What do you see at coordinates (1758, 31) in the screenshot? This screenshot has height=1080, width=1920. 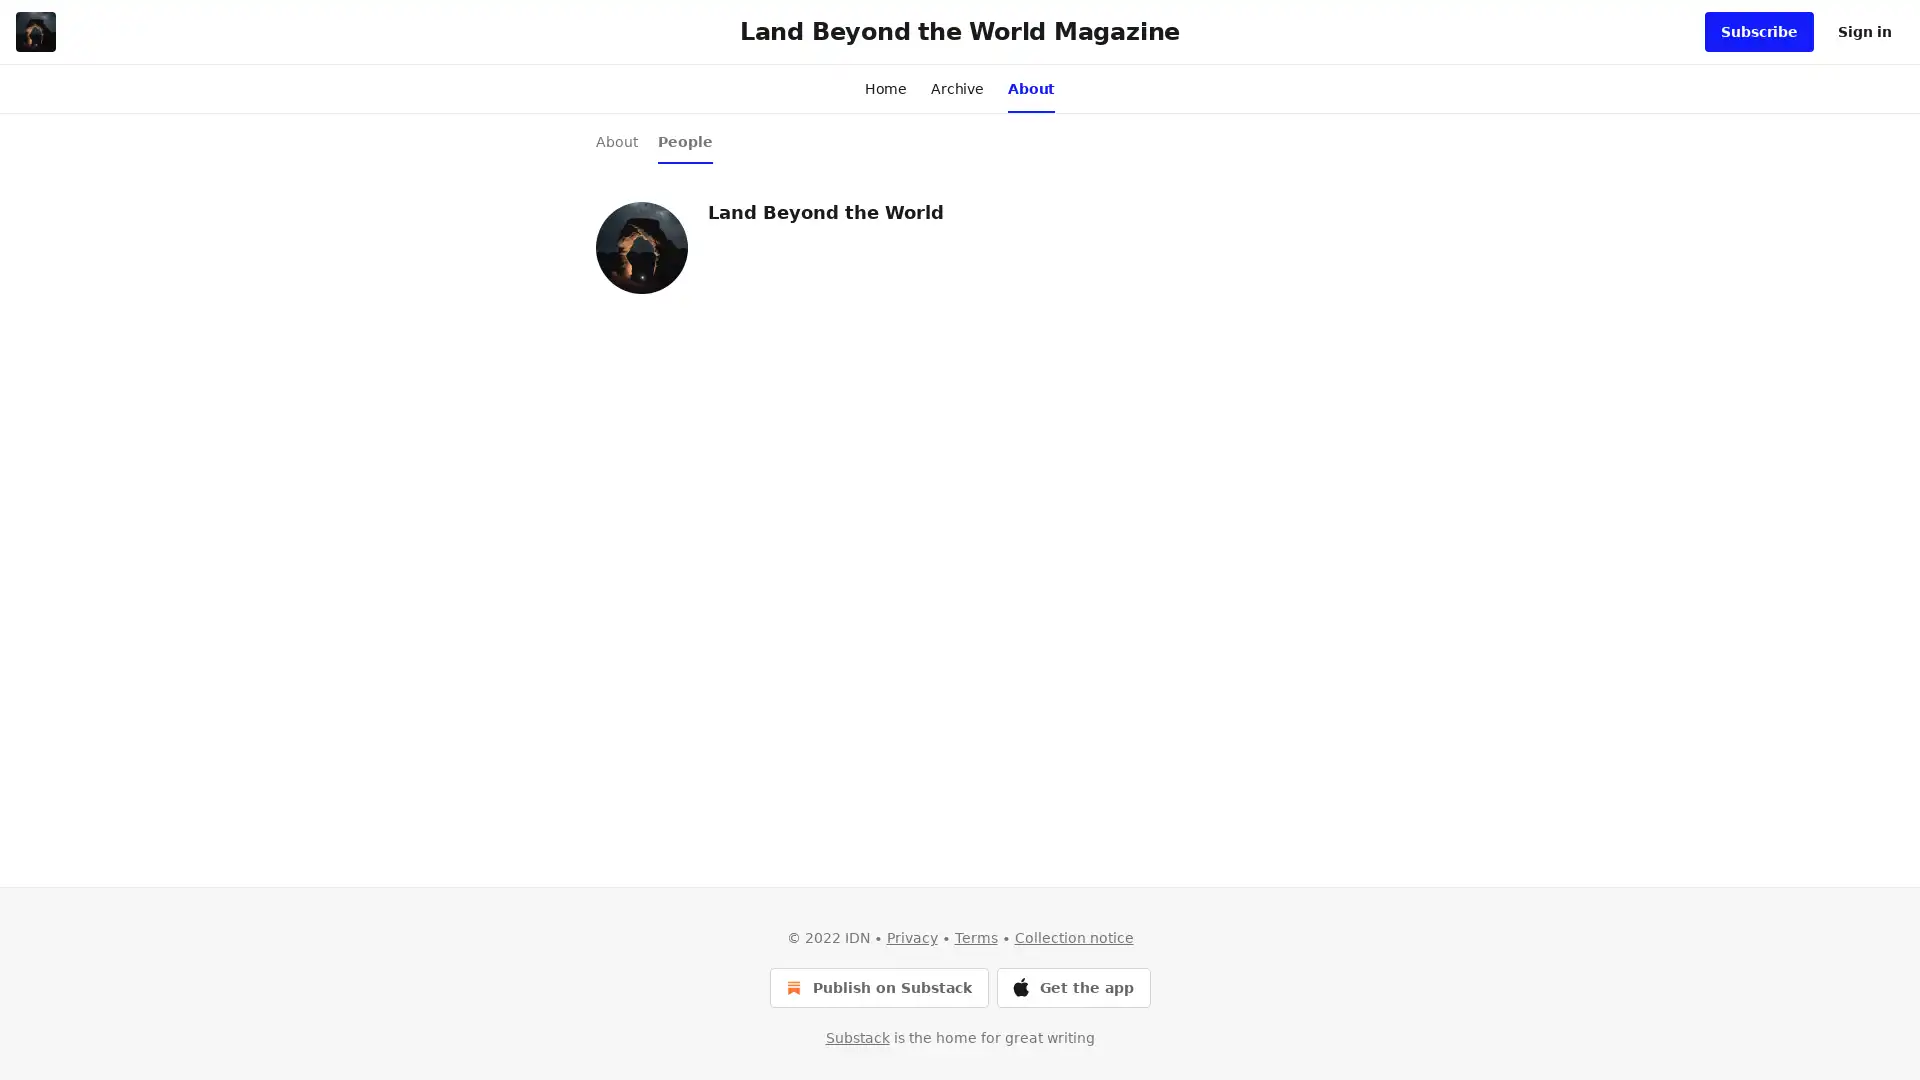 I see `Subscribe` at bounding box center [1758, 31].